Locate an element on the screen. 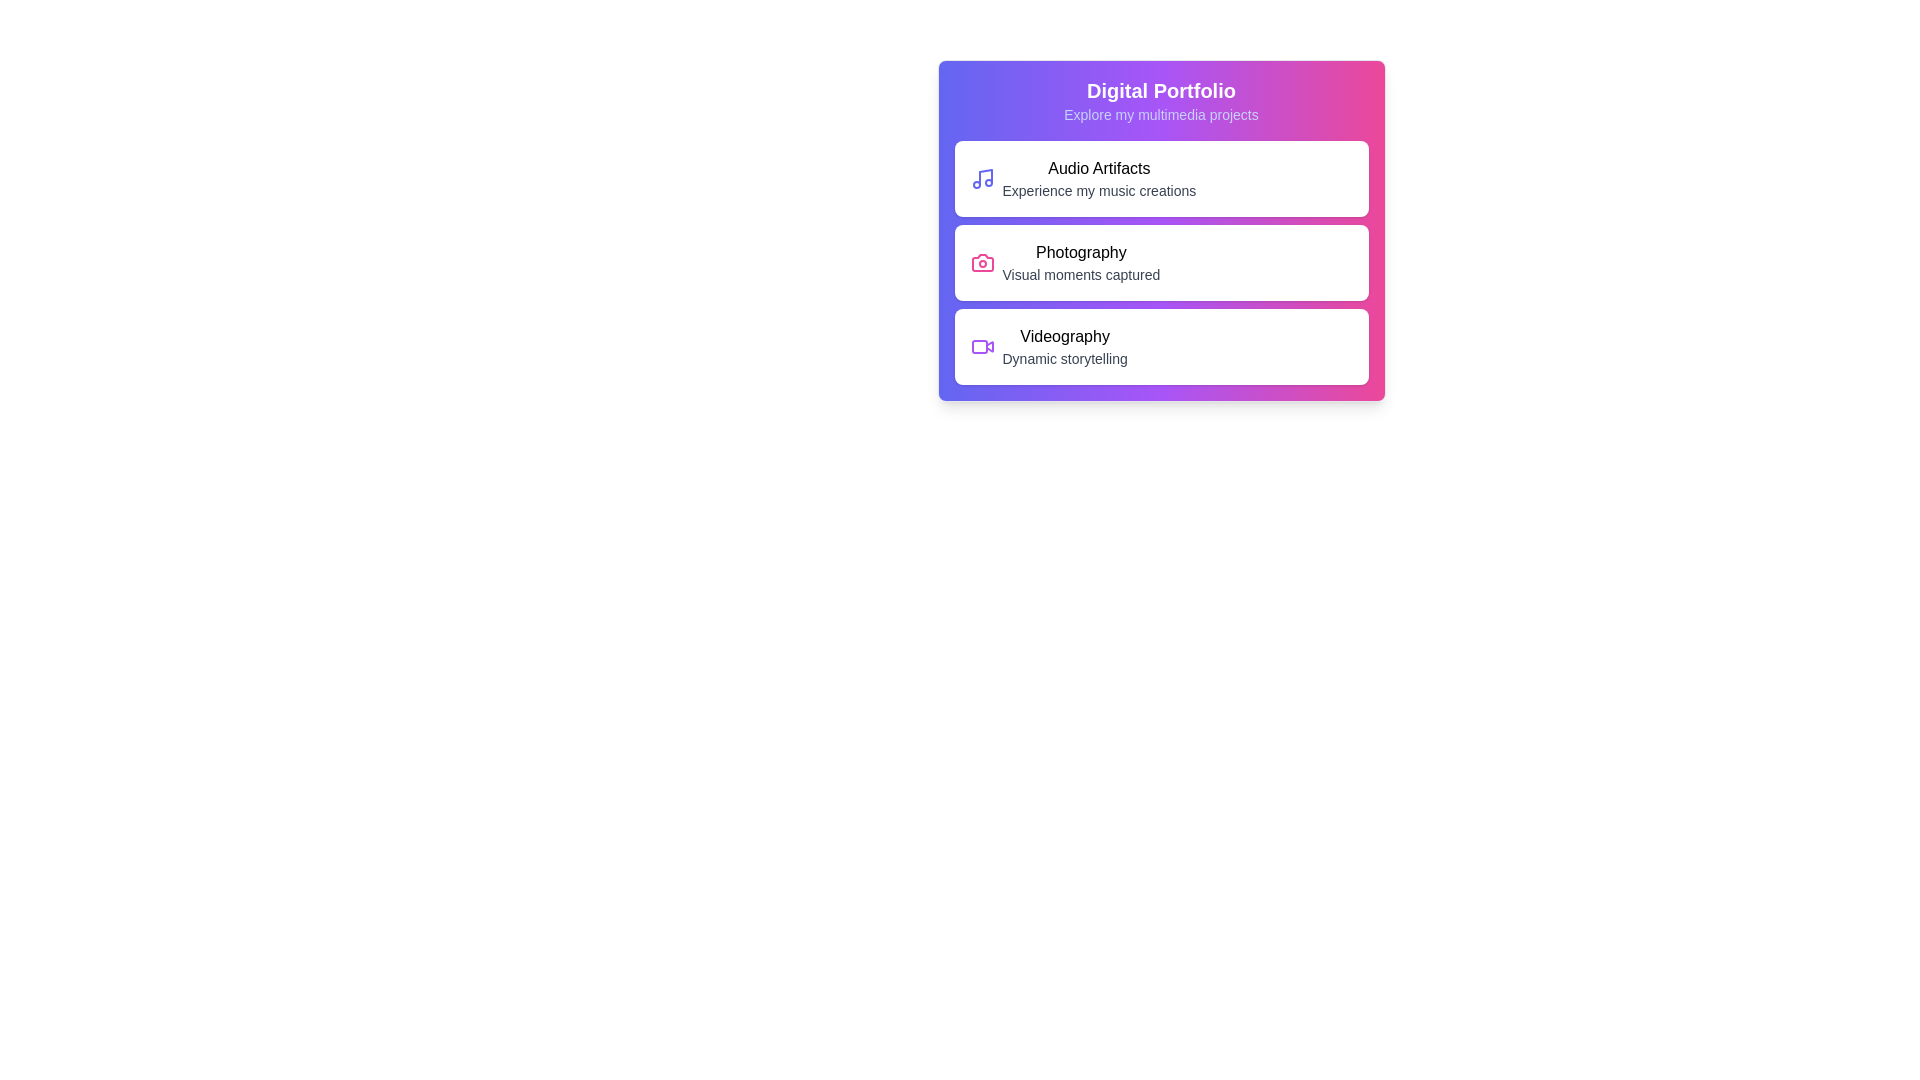 The height and width of the screenshot is (1080, 1920). the text label reading 'Visual moments captured' which is located below the title 'Photography' in the second card from the top, in the middle-right section of the interface is located at coordinates (1080, 274).